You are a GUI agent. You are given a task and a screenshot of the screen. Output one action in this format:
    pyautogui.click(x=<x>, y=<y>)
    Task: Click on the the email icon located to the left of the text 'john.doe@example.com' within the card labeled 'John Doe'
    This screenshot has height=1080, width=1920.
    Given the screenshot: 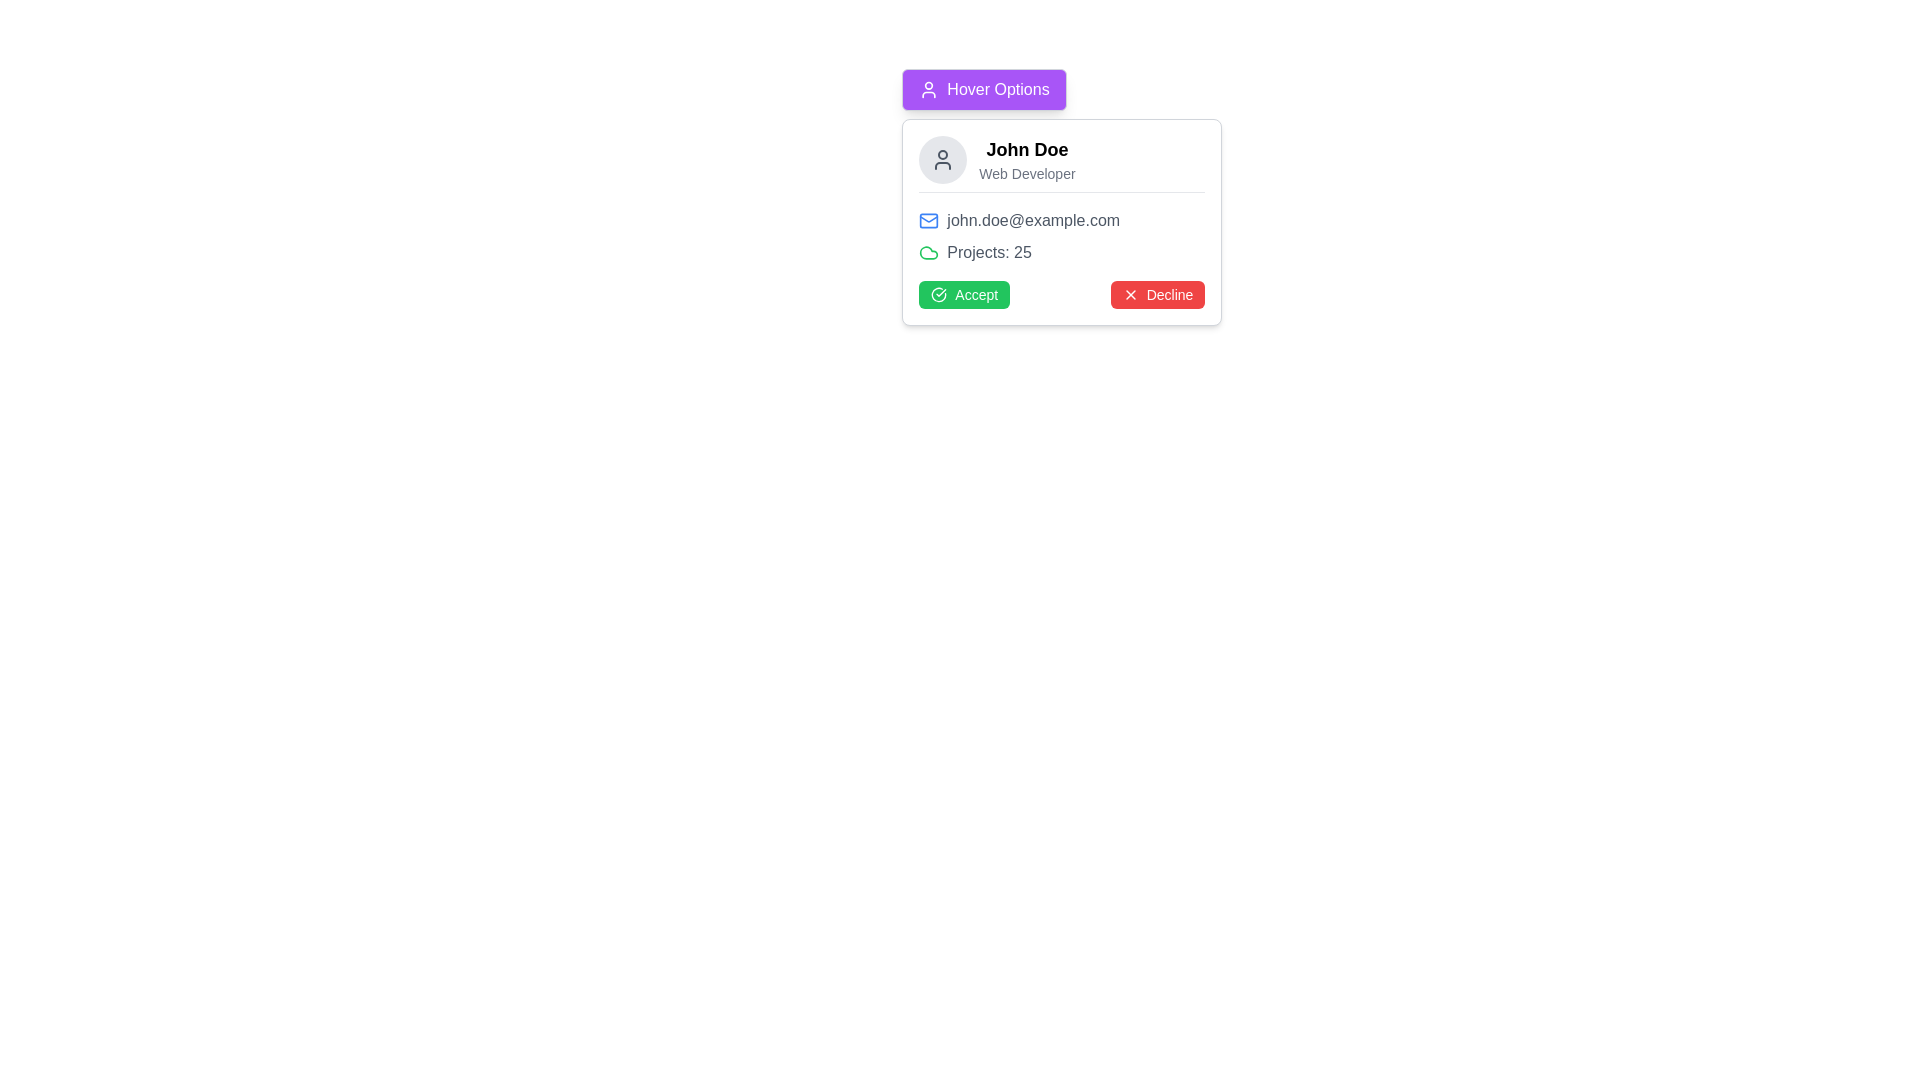 What is the action you would take?
    pyautogui.click(x=928, y=220)
    